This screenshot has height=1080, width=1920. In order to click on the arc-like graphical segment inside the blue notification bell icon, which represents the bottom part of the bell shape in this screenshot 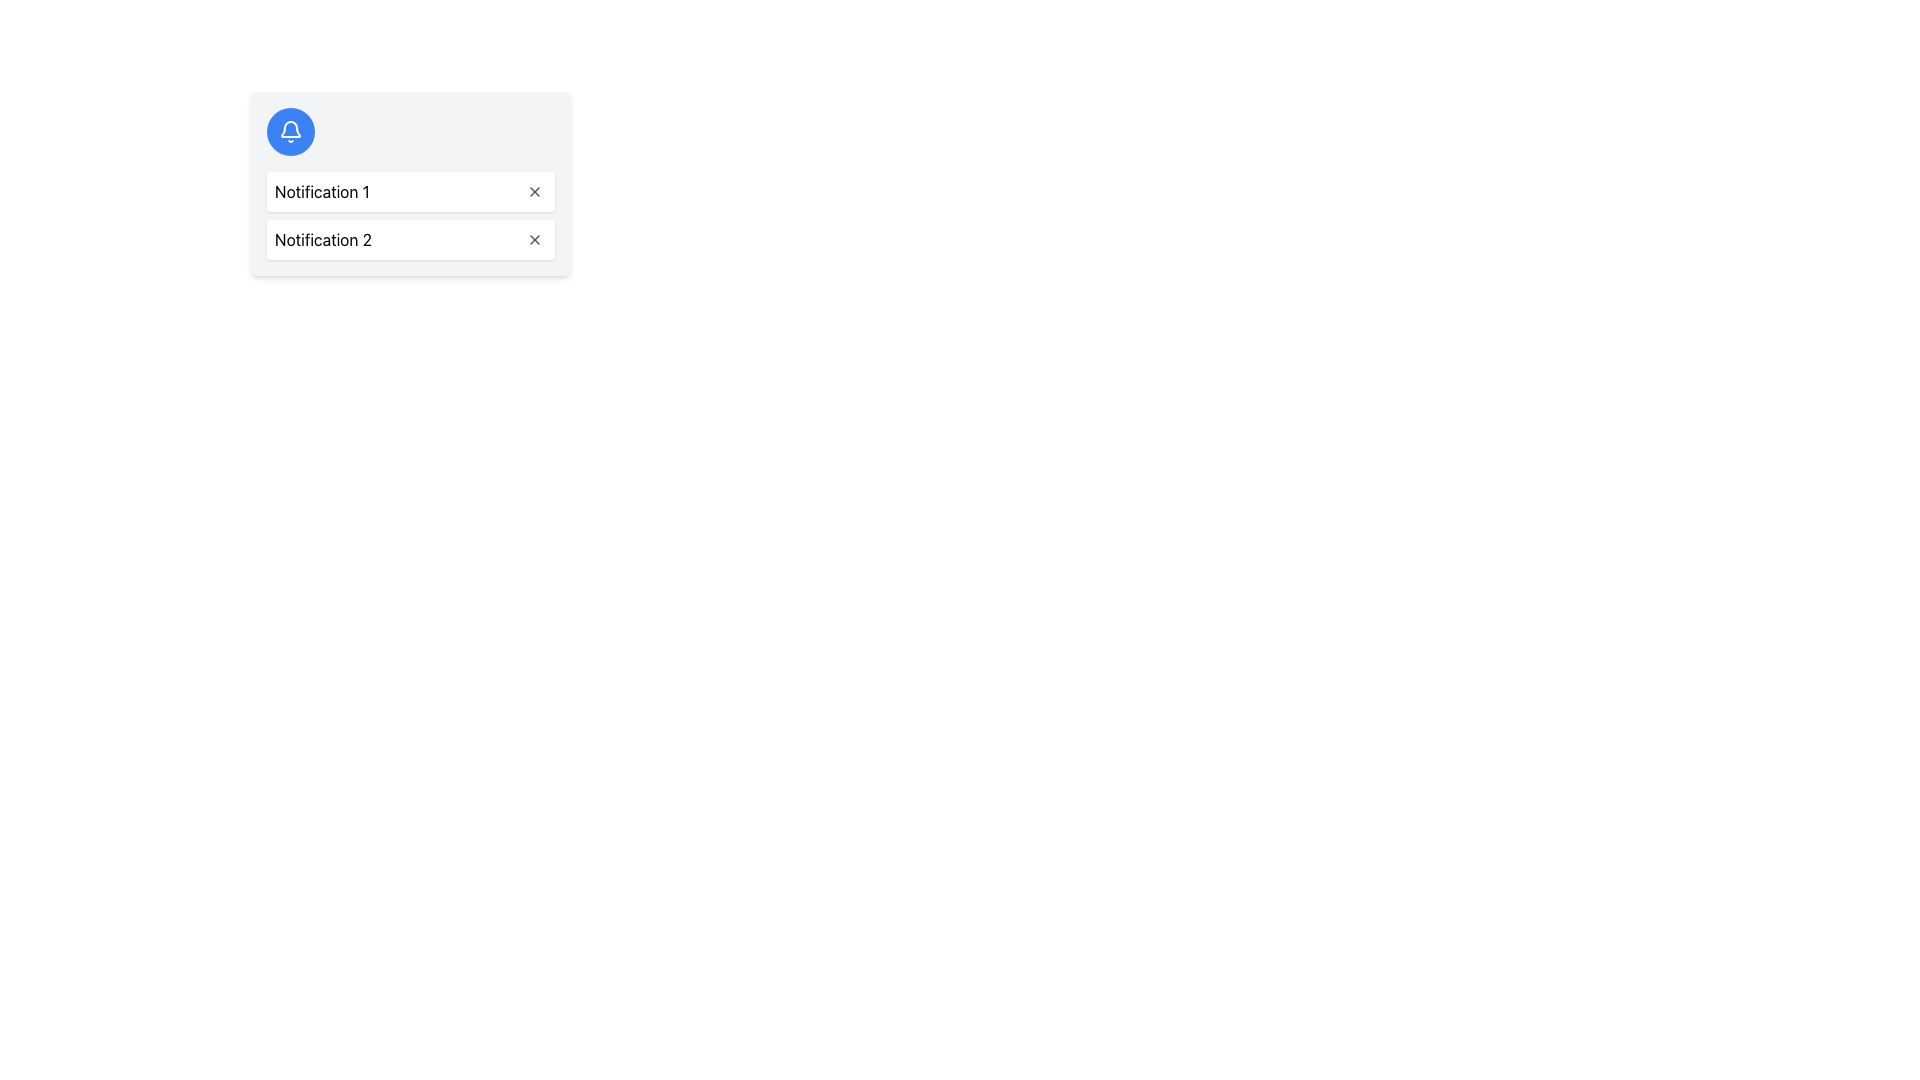, I will do `click(290, 129)`.